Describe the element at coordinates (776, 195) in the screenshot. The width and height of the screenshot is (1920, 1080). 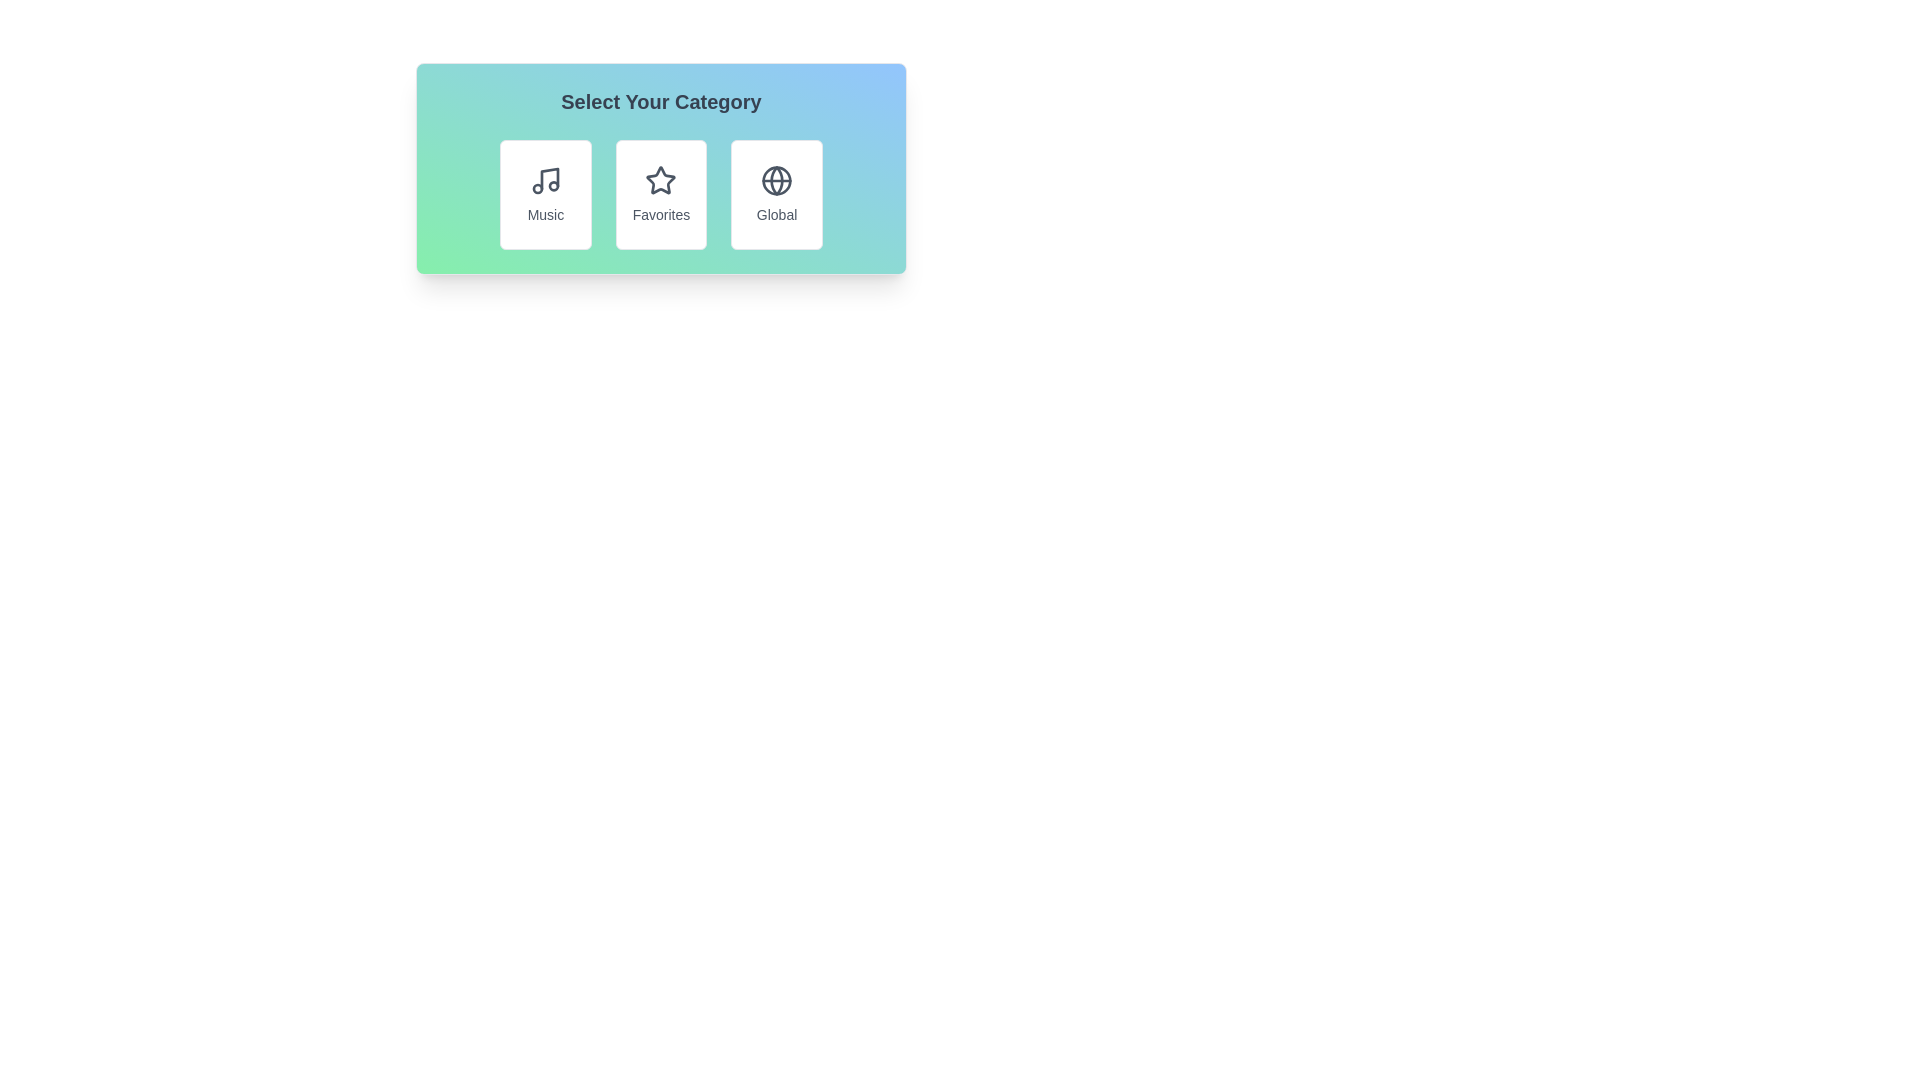
I see `the button labeled 'Global' which is located in the rightmost position under the heading 'Select Your Category'` at that location.